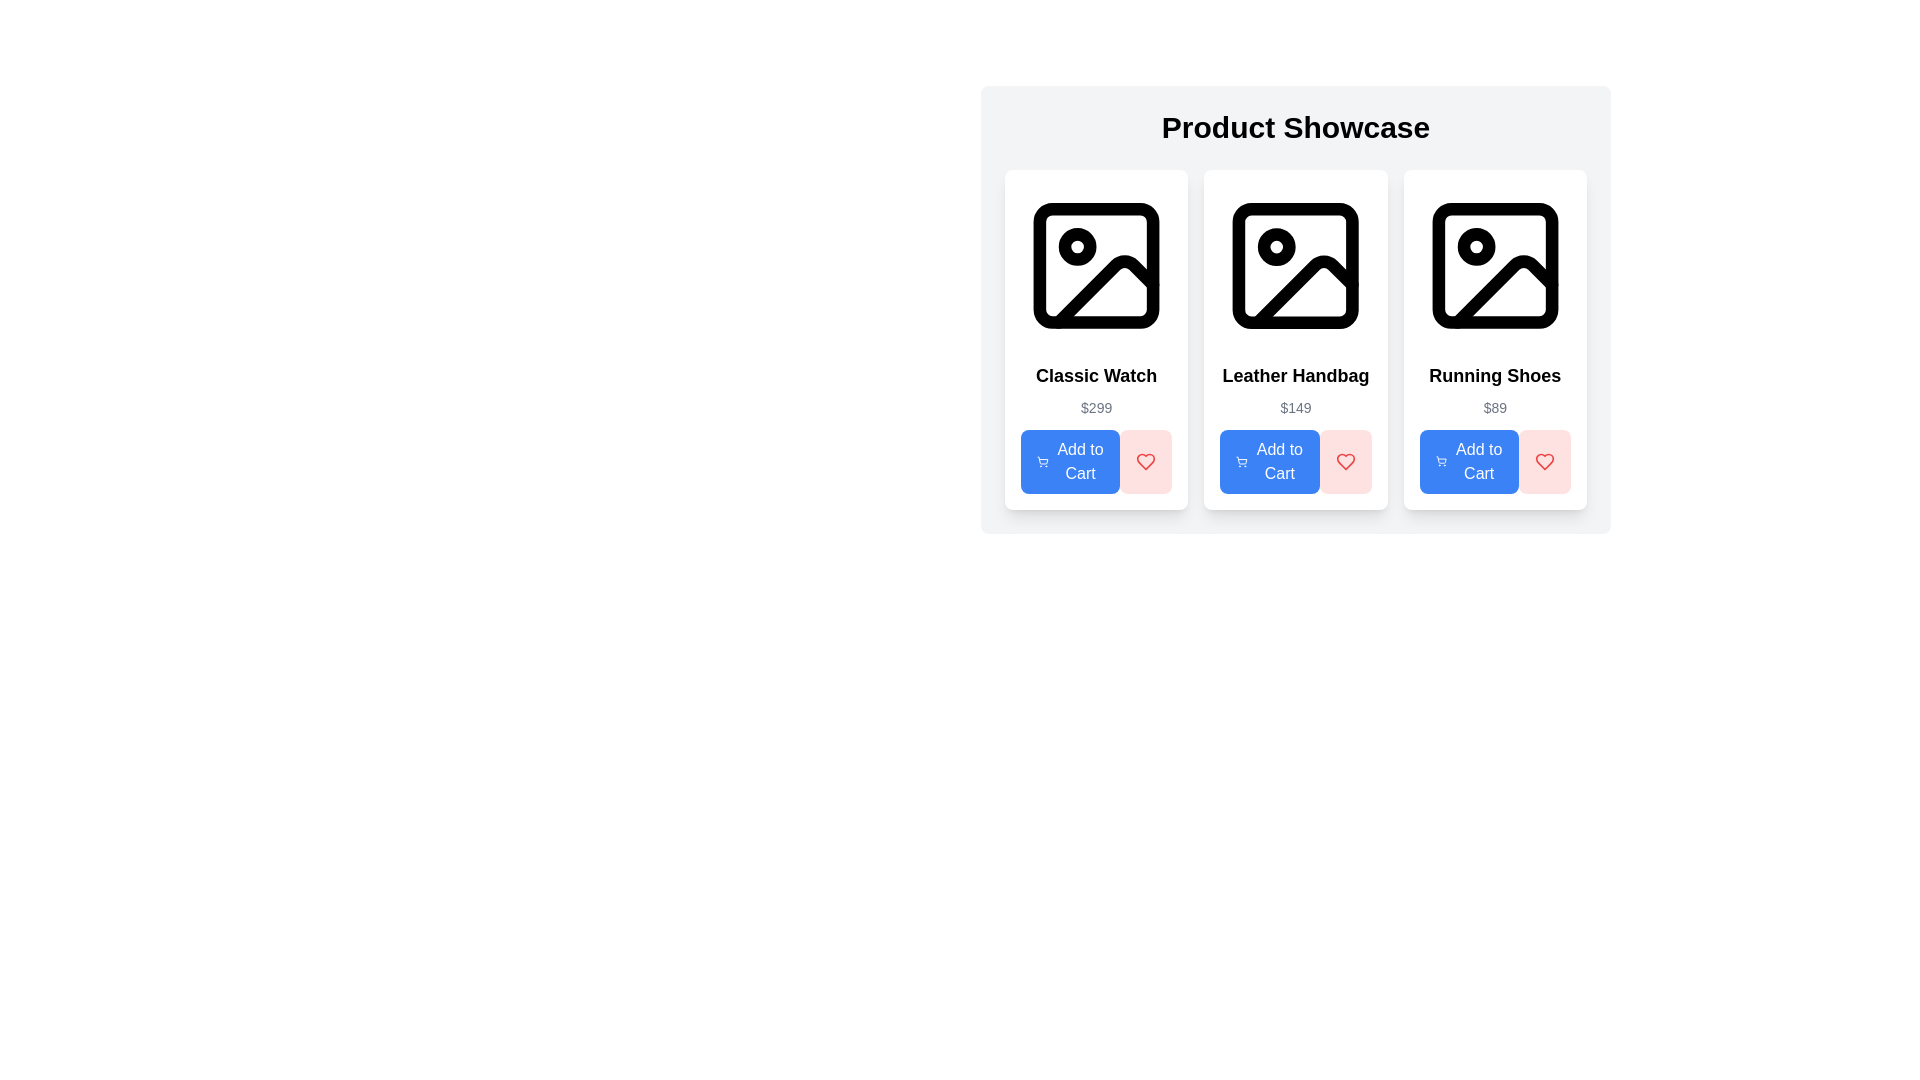 The height and width of the screenshot is (1080, 1920). I want to click on the decorative dot within the 'Classic Watch' product icon located in the leftmost product card under the 'Product Showcase' section, so click(1076, 246).